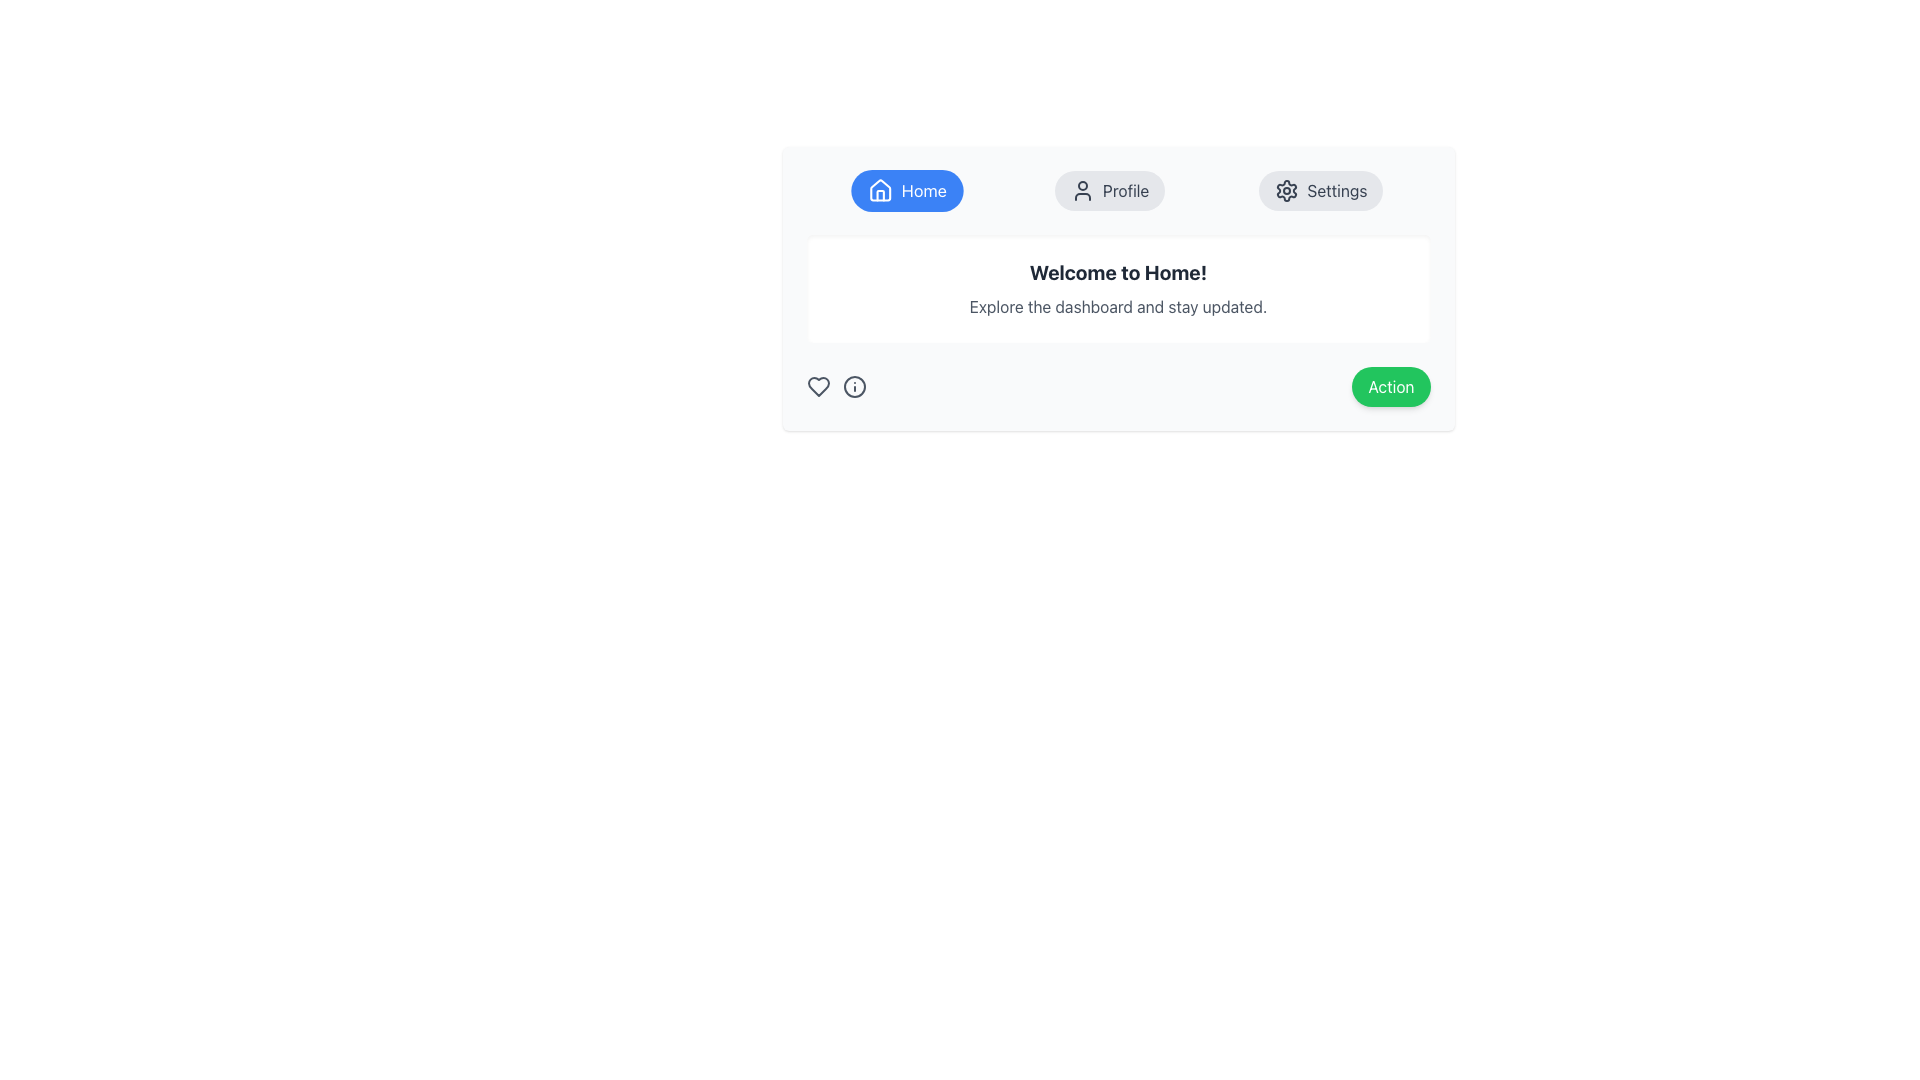  What do you see at coordinates (1320, 191) in the screenshot?
I see `the third button in the navigation bar located in the top-right corner` at bounding box center [1320, 191].